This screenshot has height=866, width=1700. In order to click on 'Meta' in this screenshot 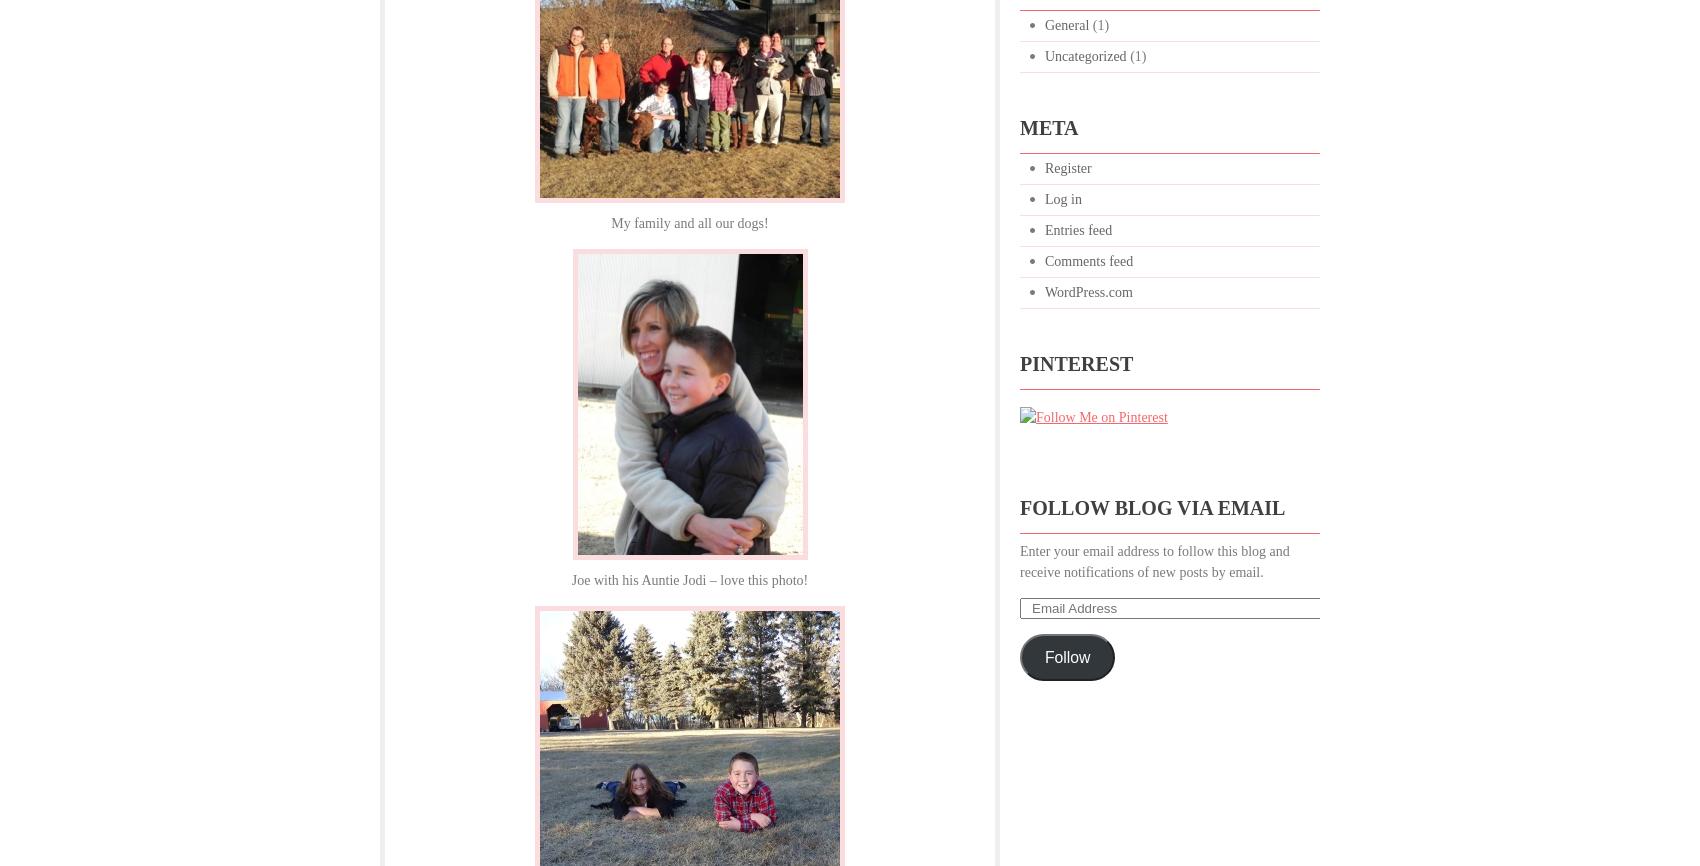, I will do `click(1048, 127)`.